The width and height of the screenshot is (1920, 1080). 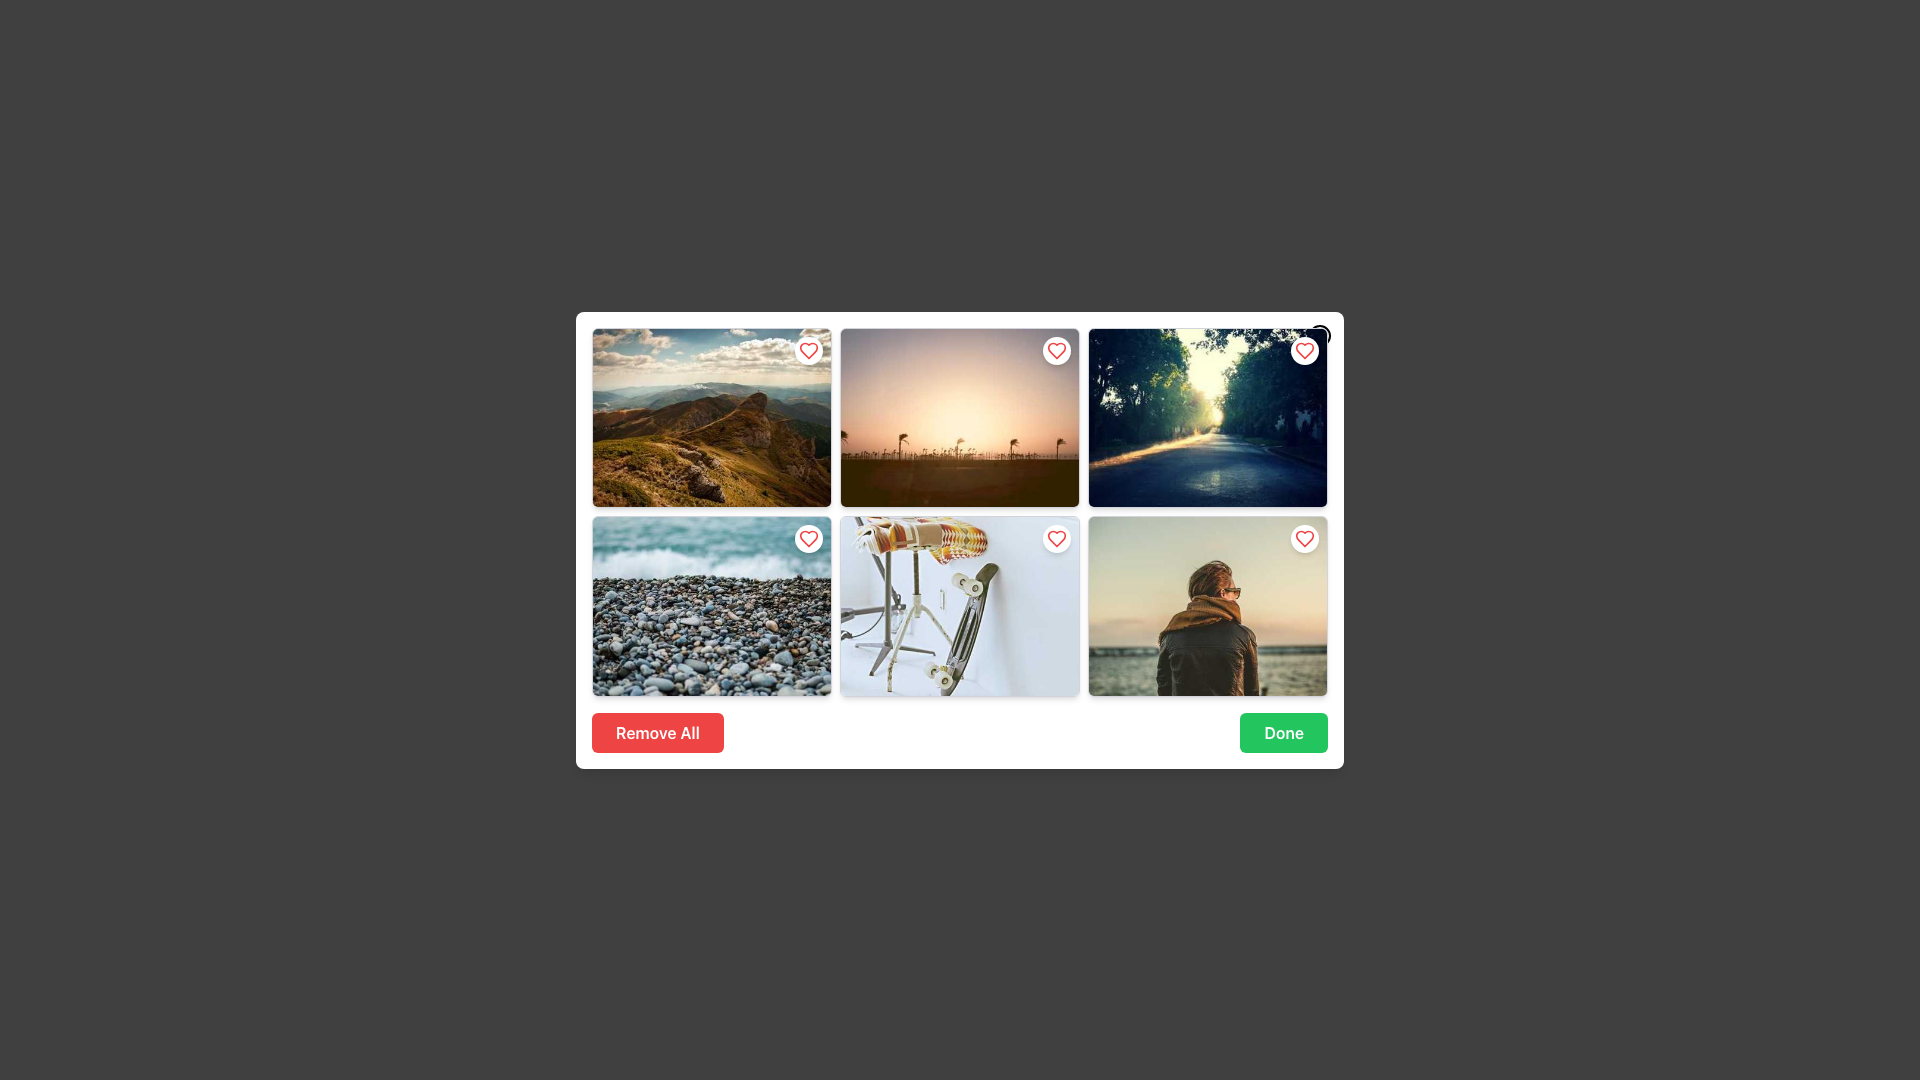 What do you see at coordinates (1055, 349) in the screenshot?
I see `the heart-shaped icon button in the top-right corner of the second image in the grid` at bounding box center [1055, 349].